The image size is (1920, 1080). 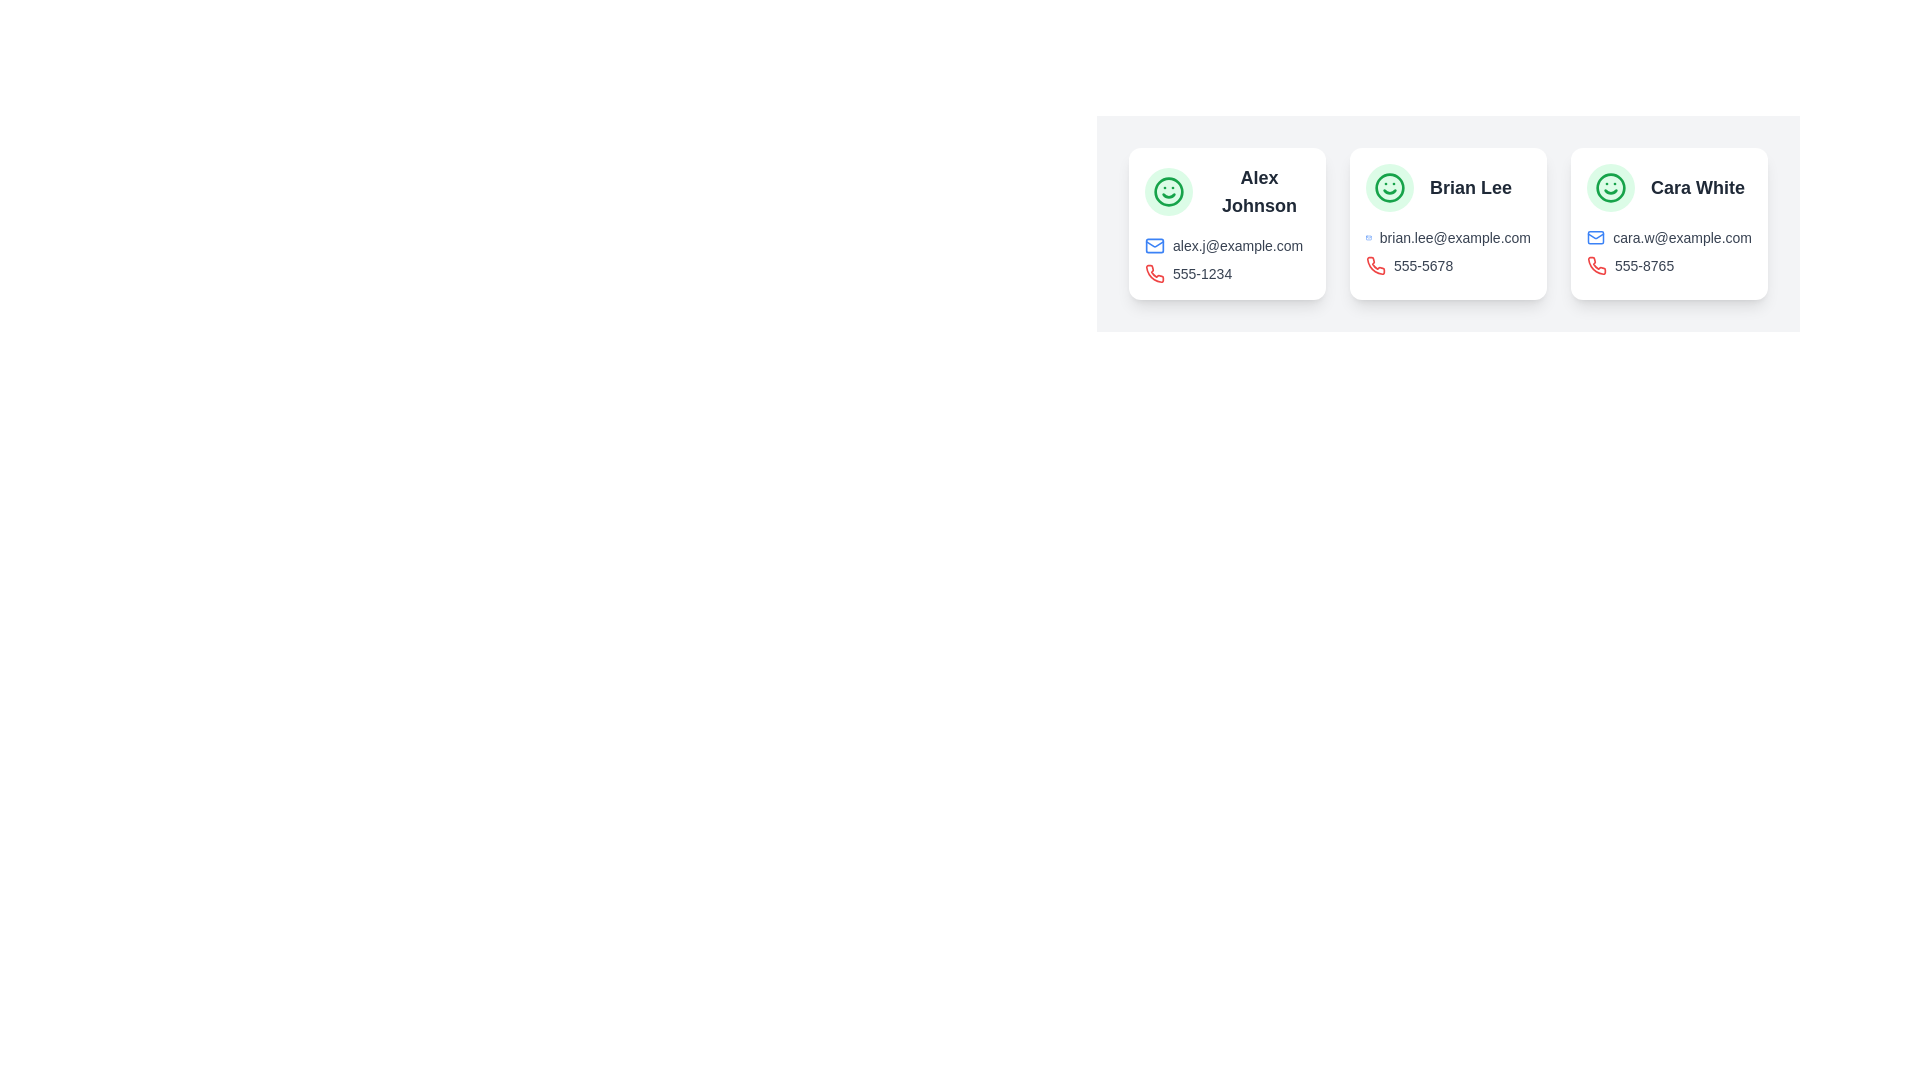 I want to click on the decorative icon that visually enhances the profile of 'Brian Lee', located at the upper-left corner of the profile card, adjacent to the text and contact details, so click(x=1389, y=188).